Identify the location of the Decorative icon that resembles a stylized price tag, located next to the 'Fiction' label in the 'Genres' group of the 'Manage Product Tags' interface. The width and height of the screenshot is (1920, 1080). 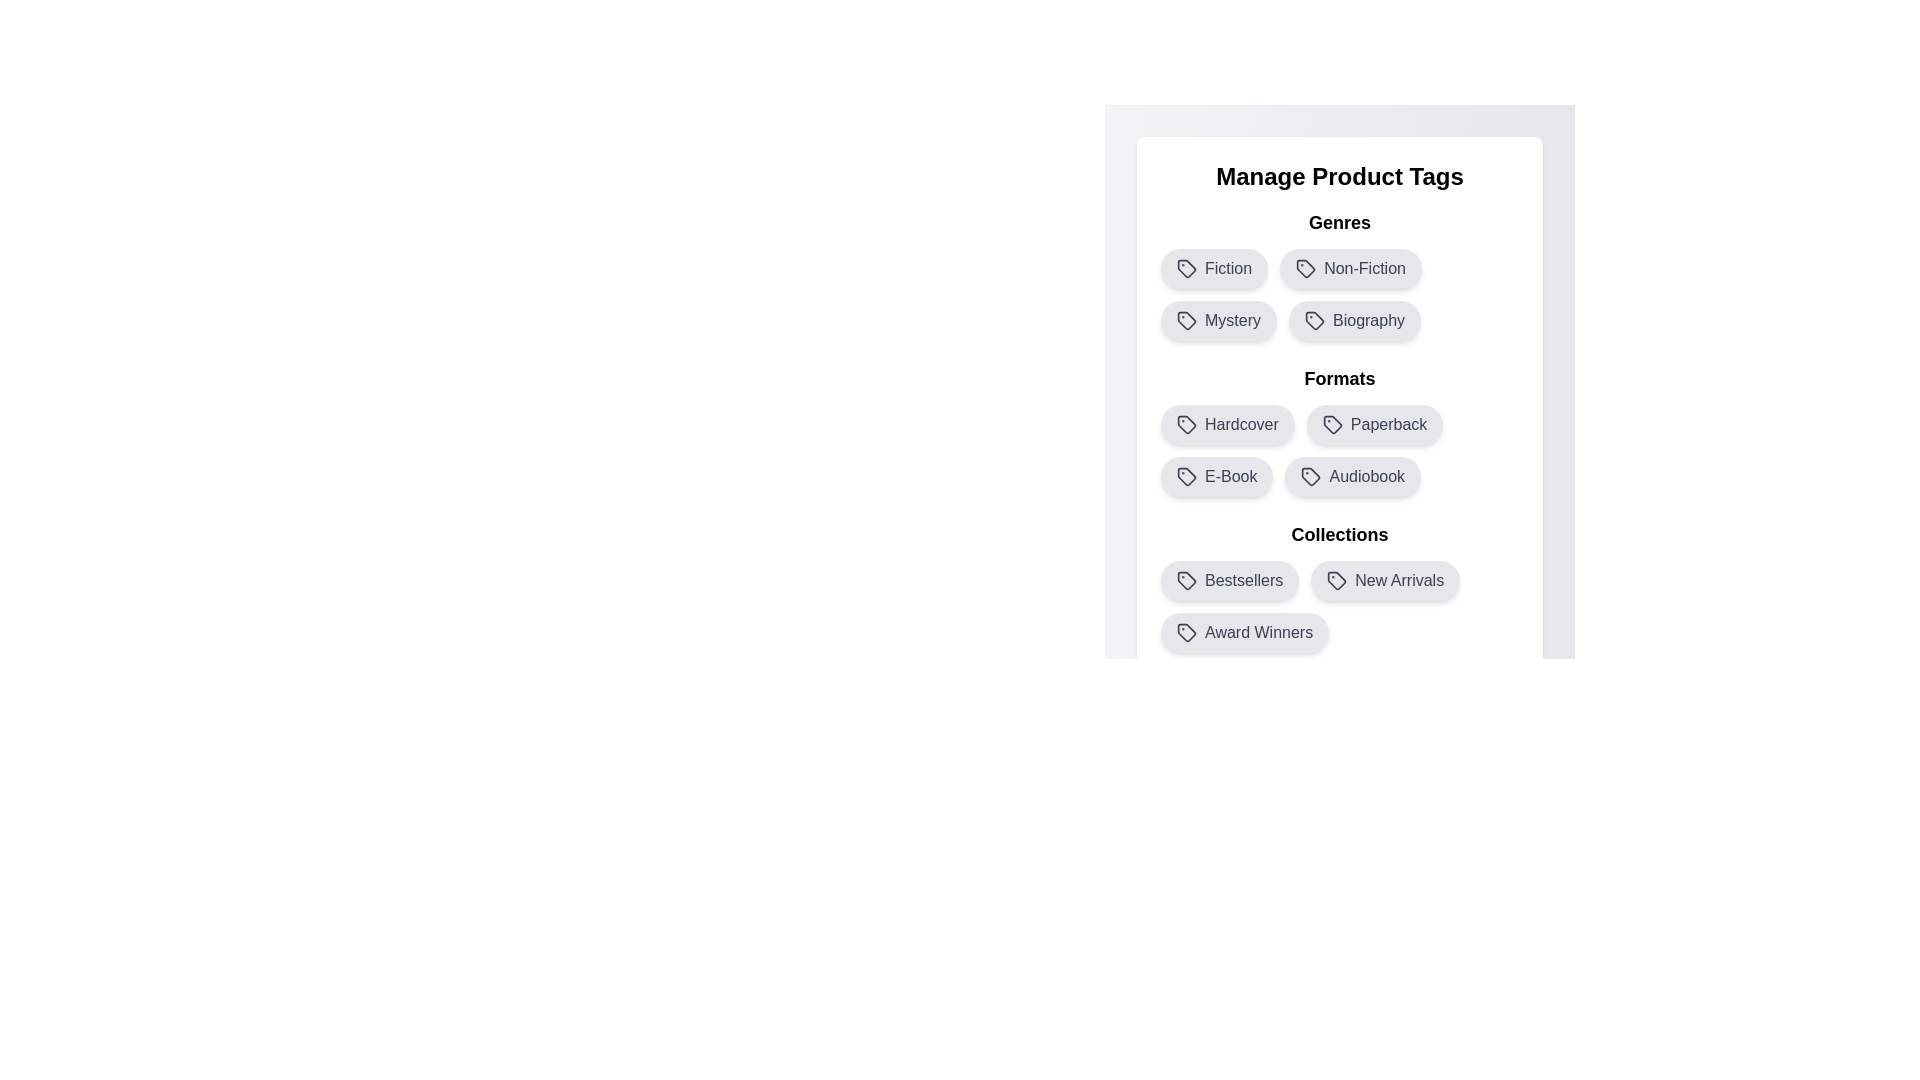
(1186, 268).